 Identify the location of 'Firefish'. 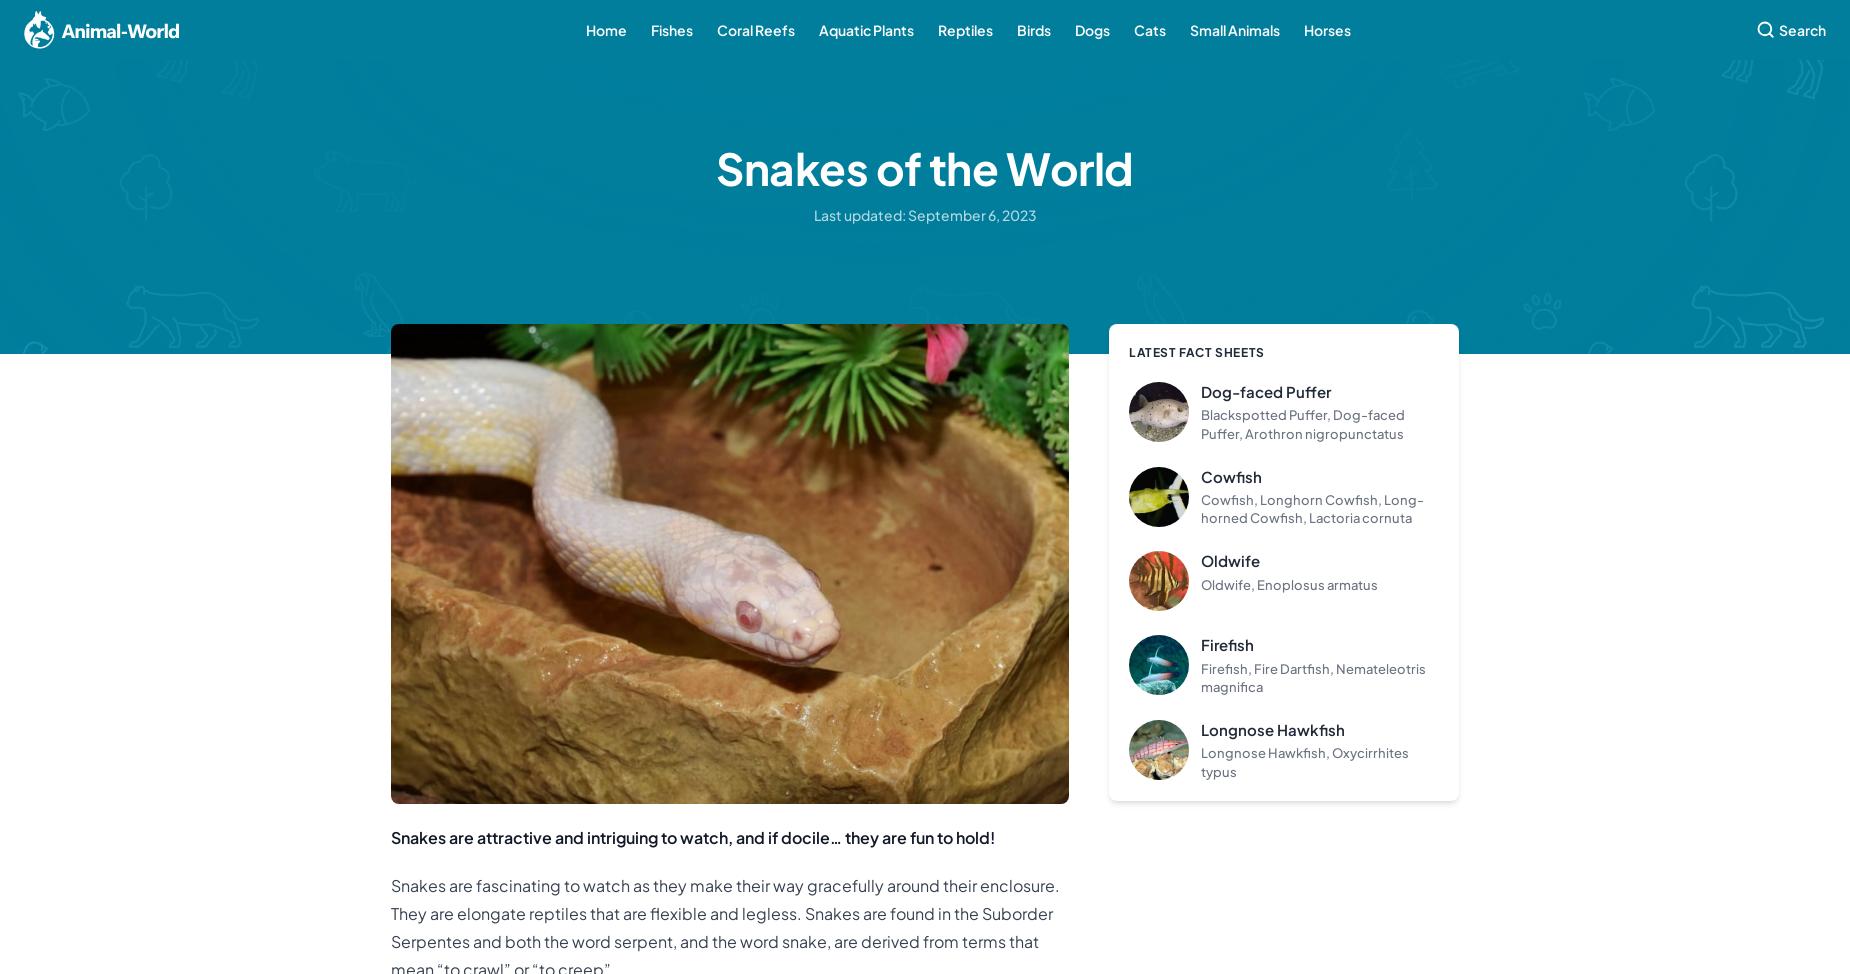
(1226, 643).